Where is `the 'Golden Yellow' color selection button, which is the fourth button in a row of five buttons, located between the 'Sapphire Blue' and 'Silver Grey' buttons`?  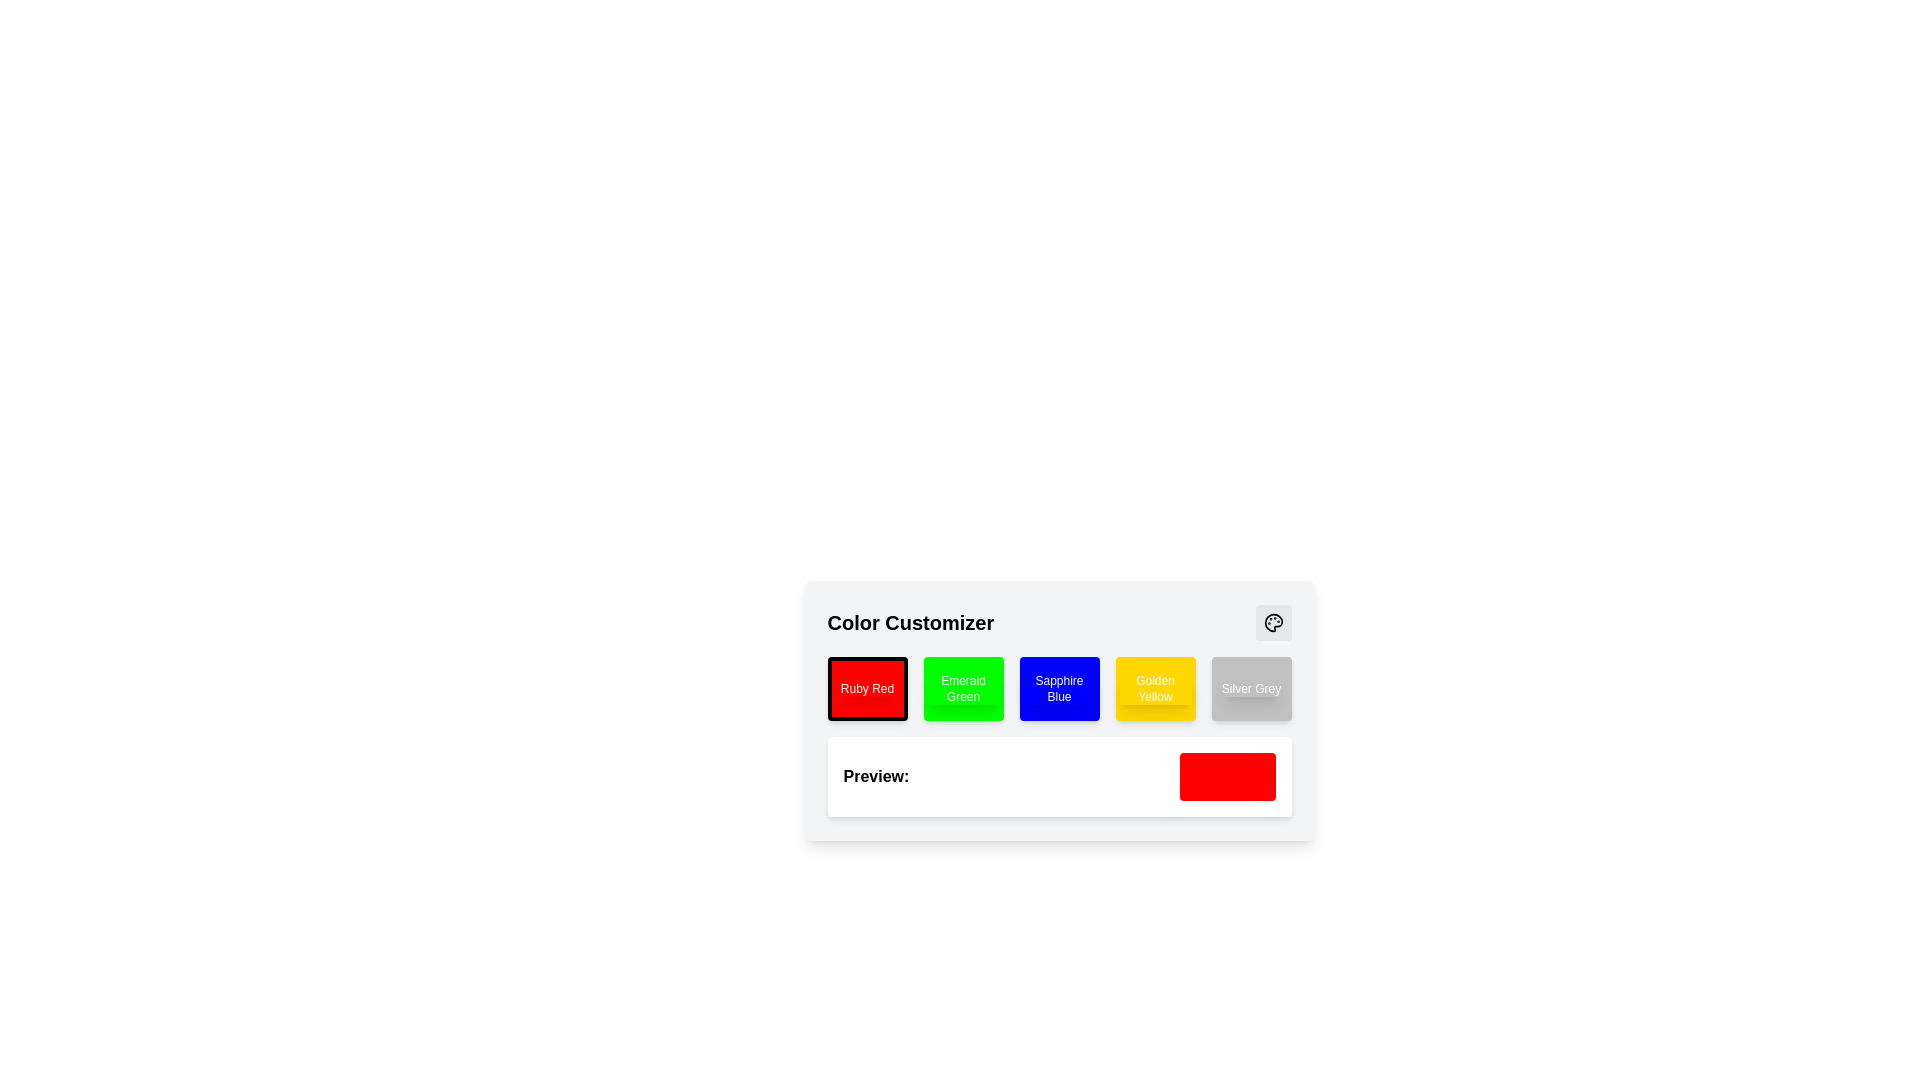 the 'Golden Yellow' color selection button, which is the fourth button in a row of five buttons, located between the 'Sapphire Blue' and 'Silver Grey' buttons is located at coordinates (1155, 688).